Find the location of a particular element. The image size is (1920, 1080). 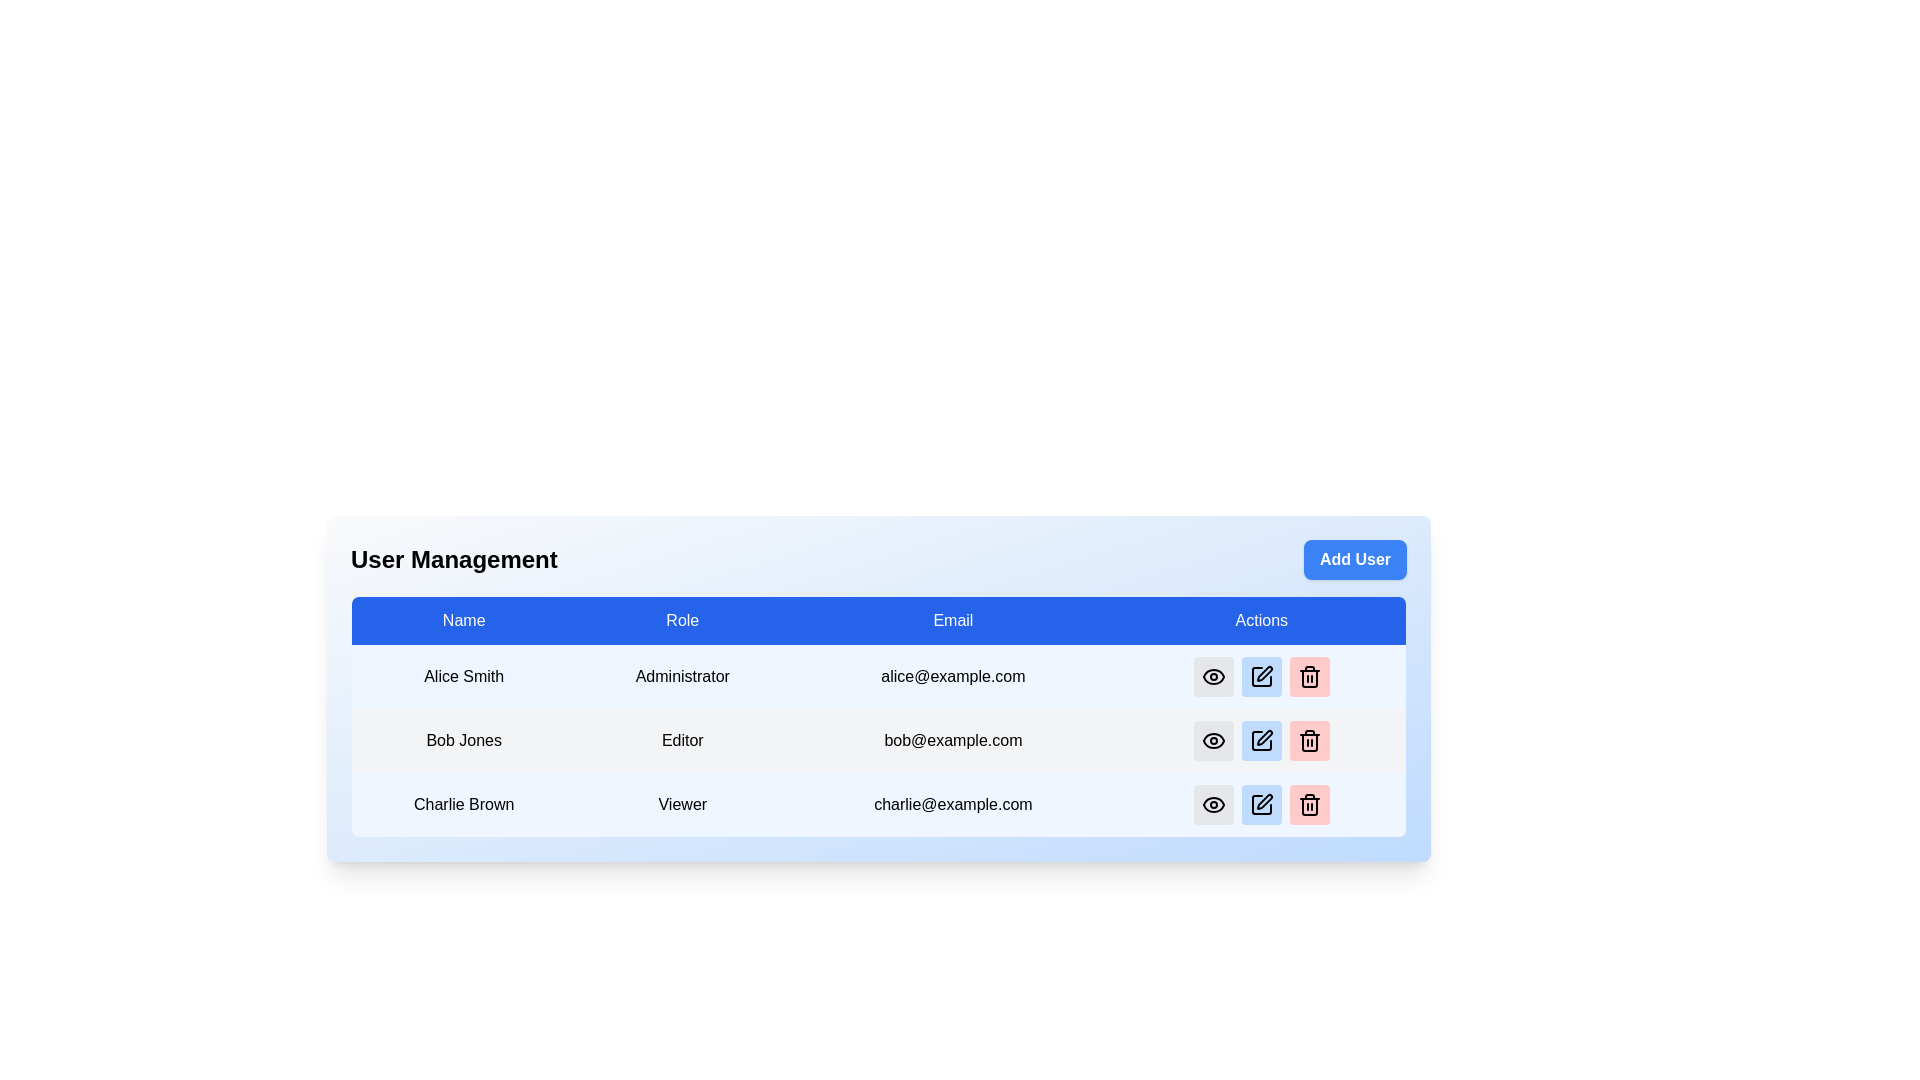

the static text element displaying the email address of the user 'Alice Smith' is located at coordinates (952, 676).